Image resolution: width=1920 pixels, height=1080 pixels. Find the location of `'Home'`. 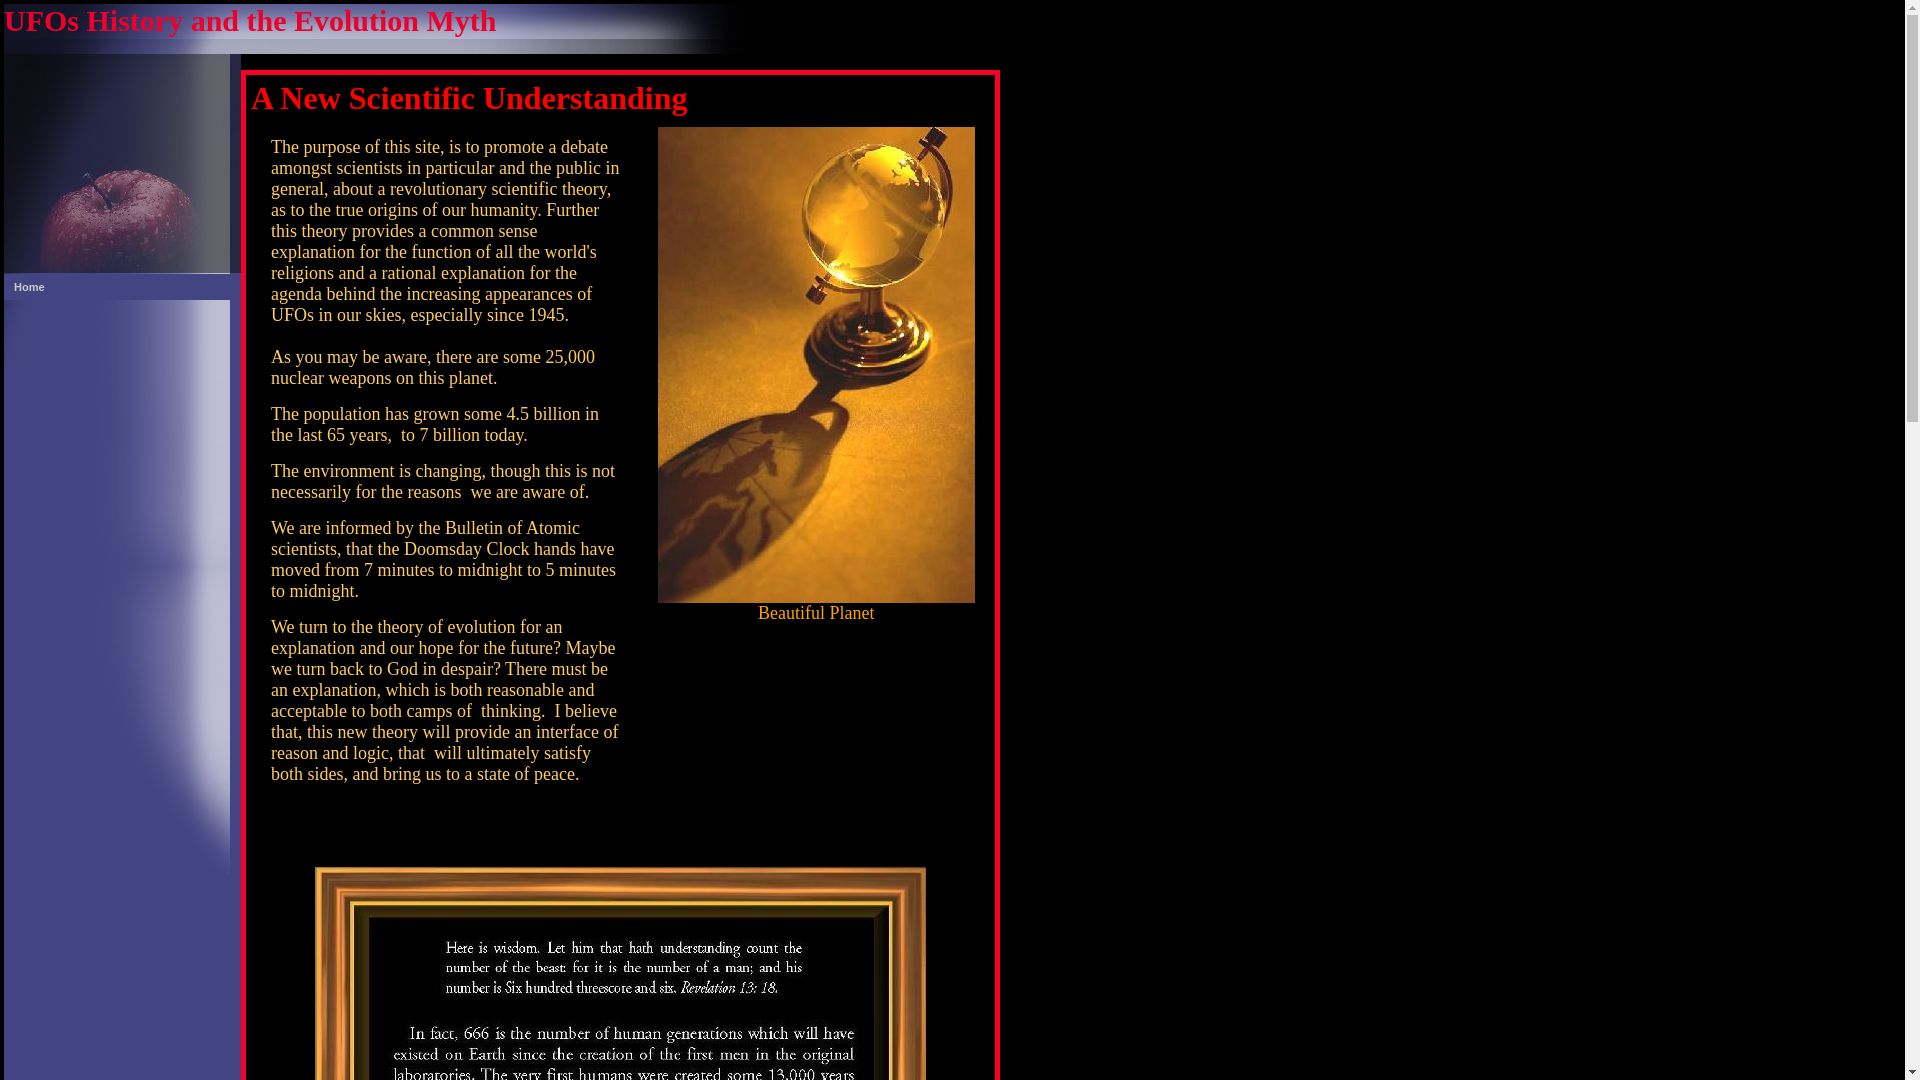

'Home' is located at coordinates (121, 286).